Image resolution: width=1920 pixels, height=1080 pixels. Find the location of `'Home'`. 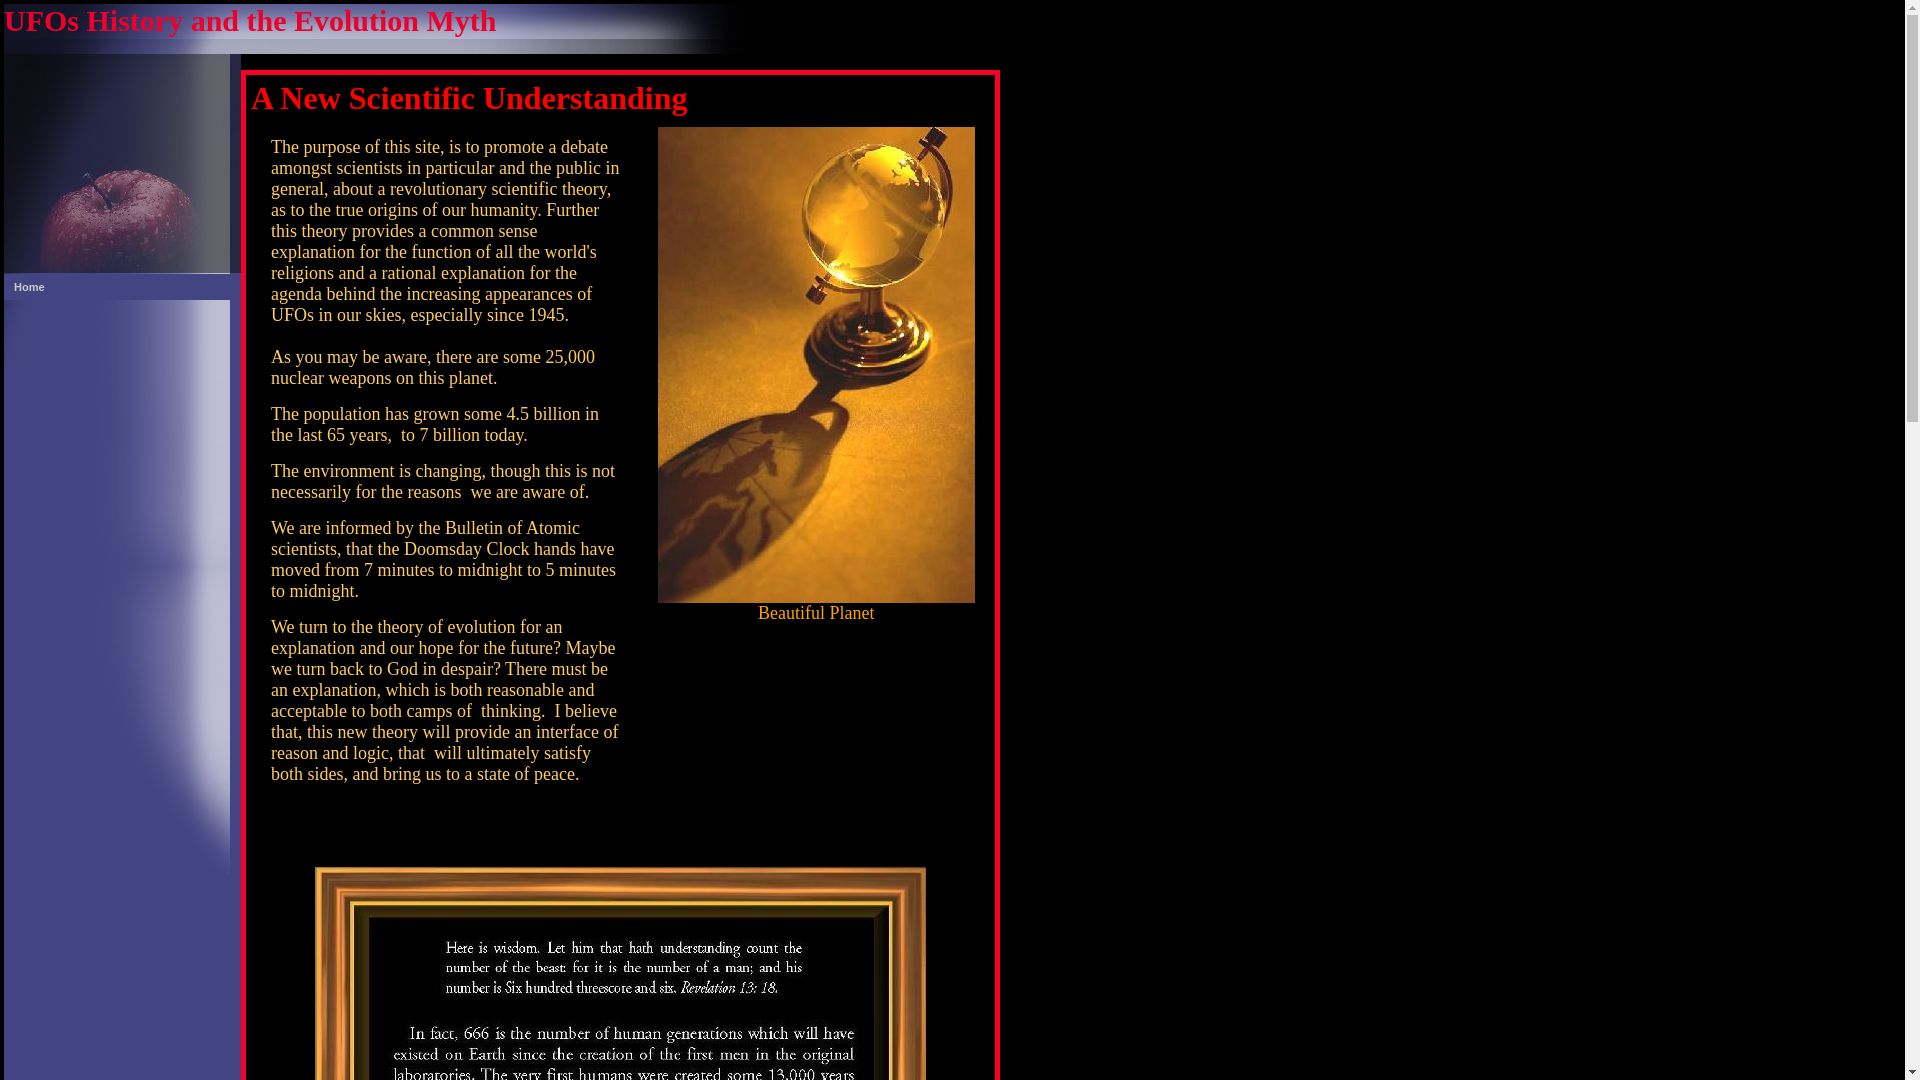

'Home' is located at coordinates (121, 286).